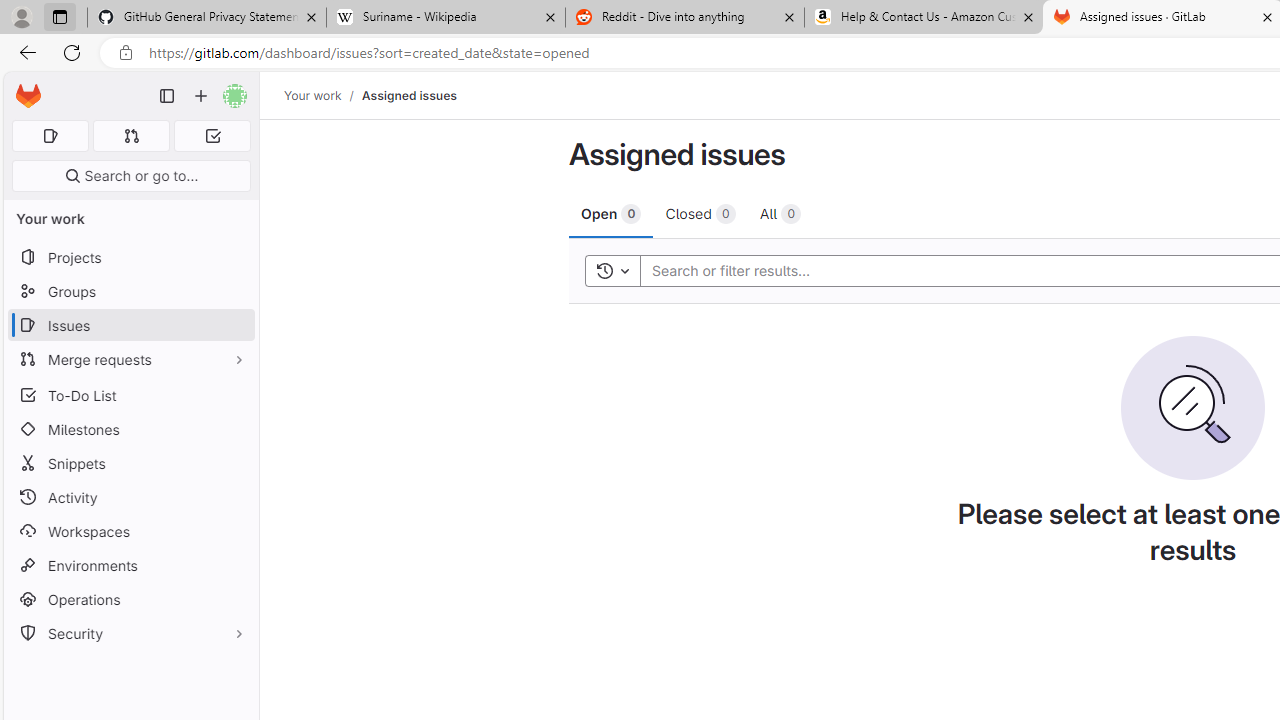 This screenshot has height=720, width=1280. Describe the element at coordinates (167, 96) in the screenshot. I see `'Primary navigation sidebar'` at that location.